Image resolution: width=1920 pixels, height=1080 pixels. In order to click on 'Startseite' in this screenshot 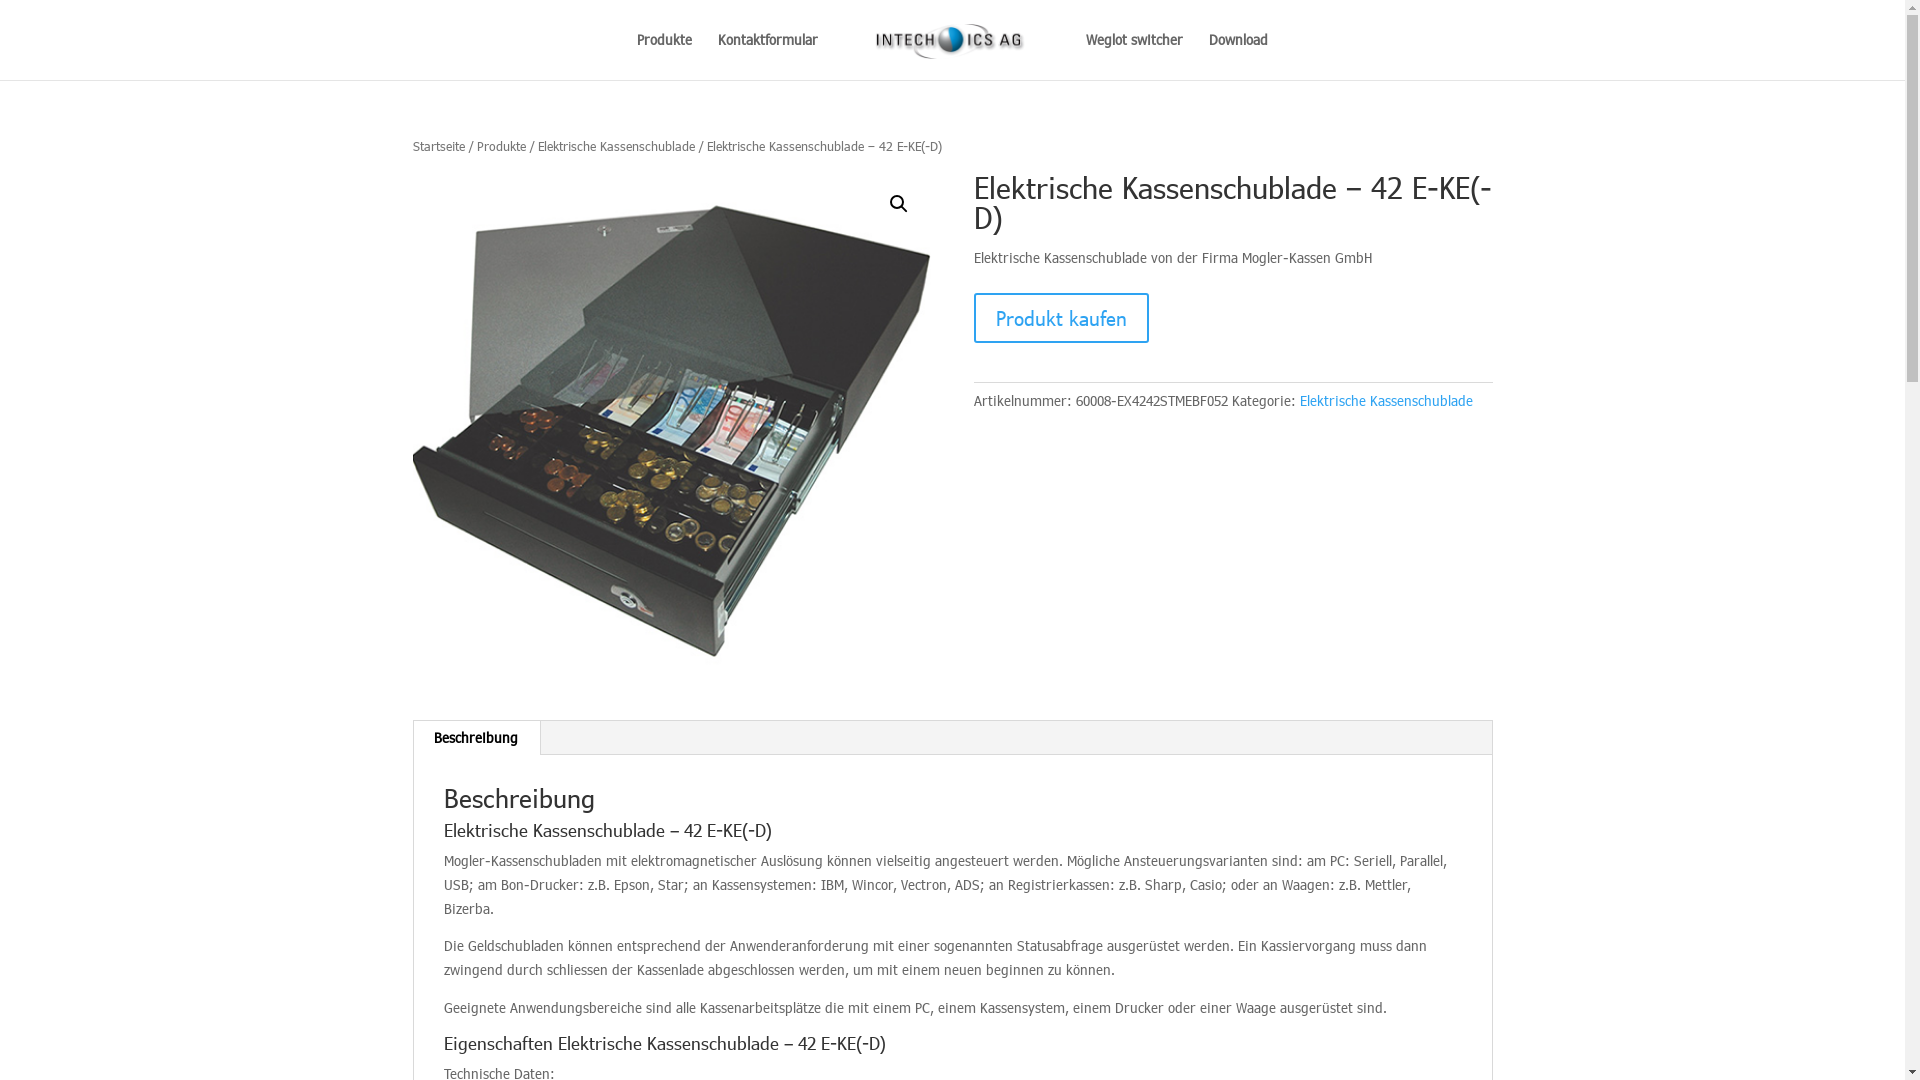, I will do `click(411, 145)`.